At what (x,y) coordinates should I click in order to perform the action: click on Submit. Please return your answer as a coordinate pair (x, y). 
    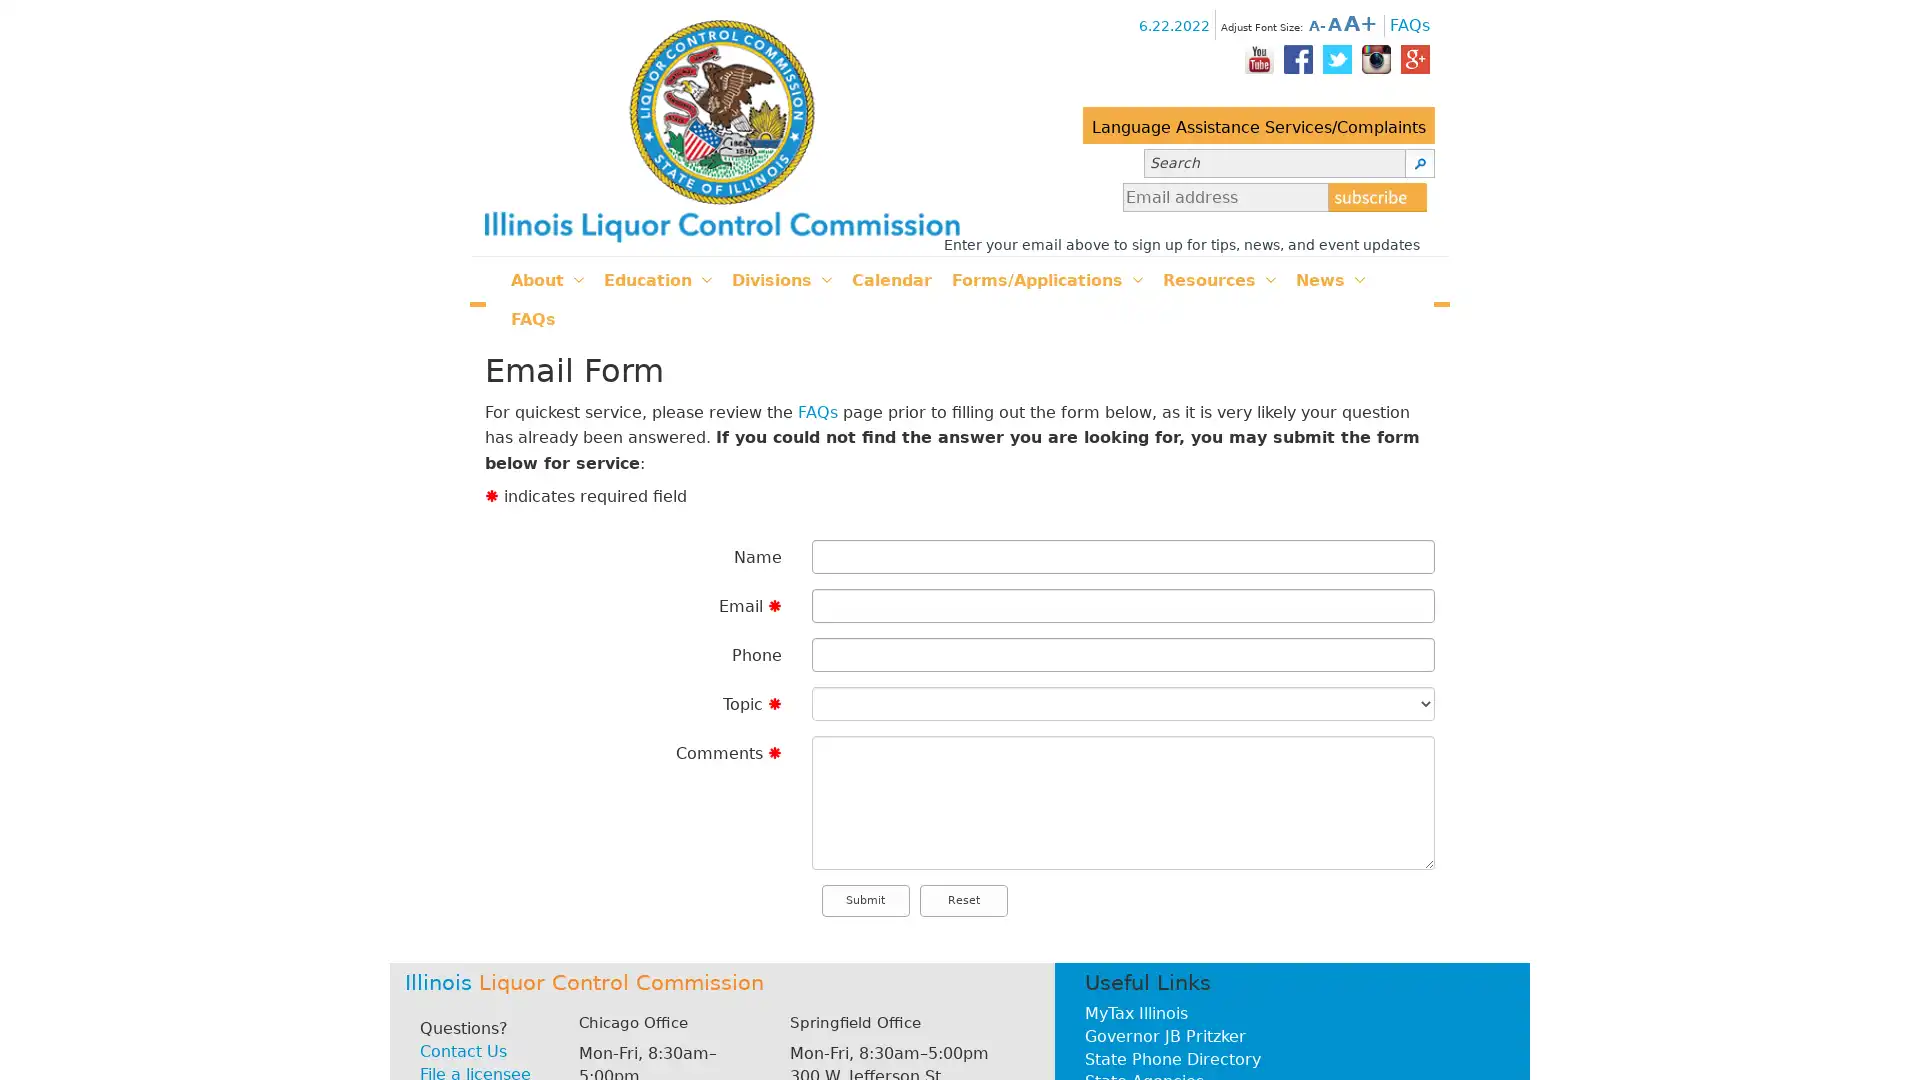
    Looking at the image, I should click on (864, 900).